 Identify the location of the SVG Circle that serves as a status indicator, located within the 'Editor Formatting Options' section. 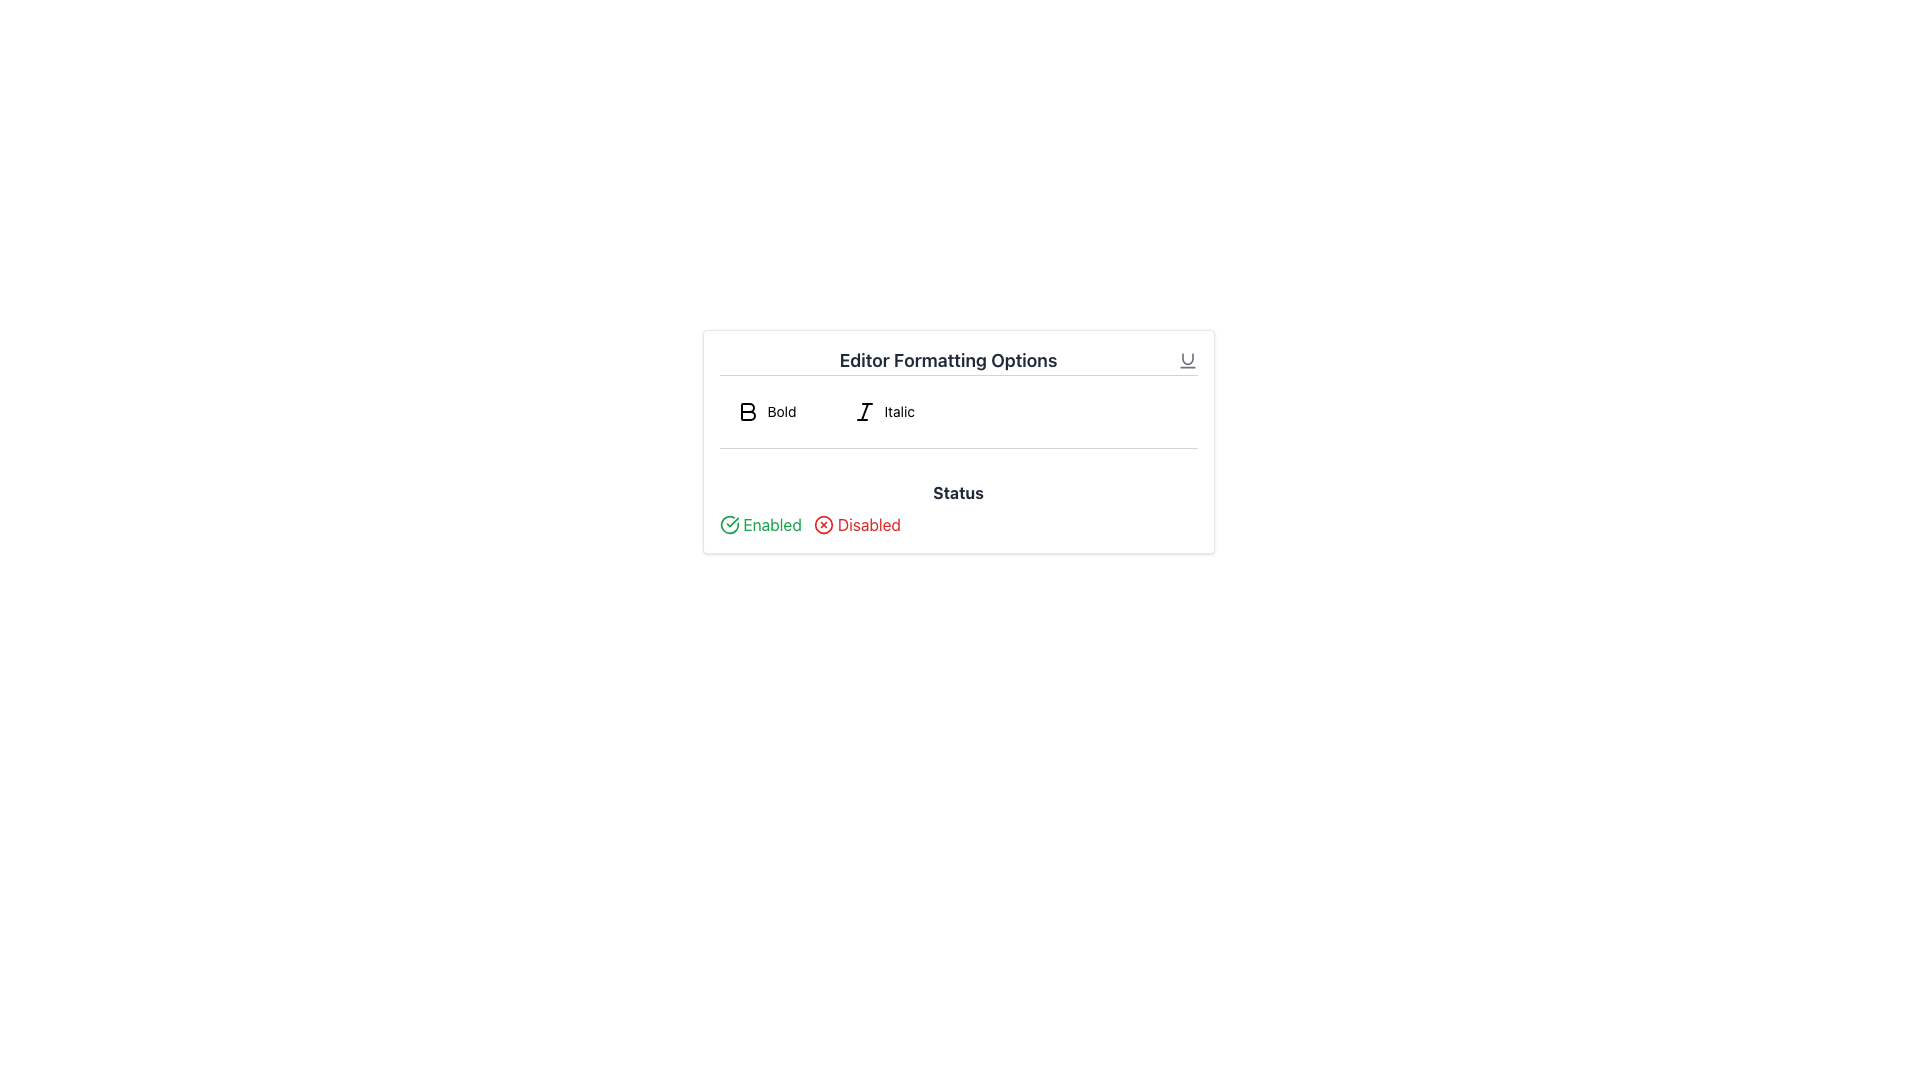
(823, 523).